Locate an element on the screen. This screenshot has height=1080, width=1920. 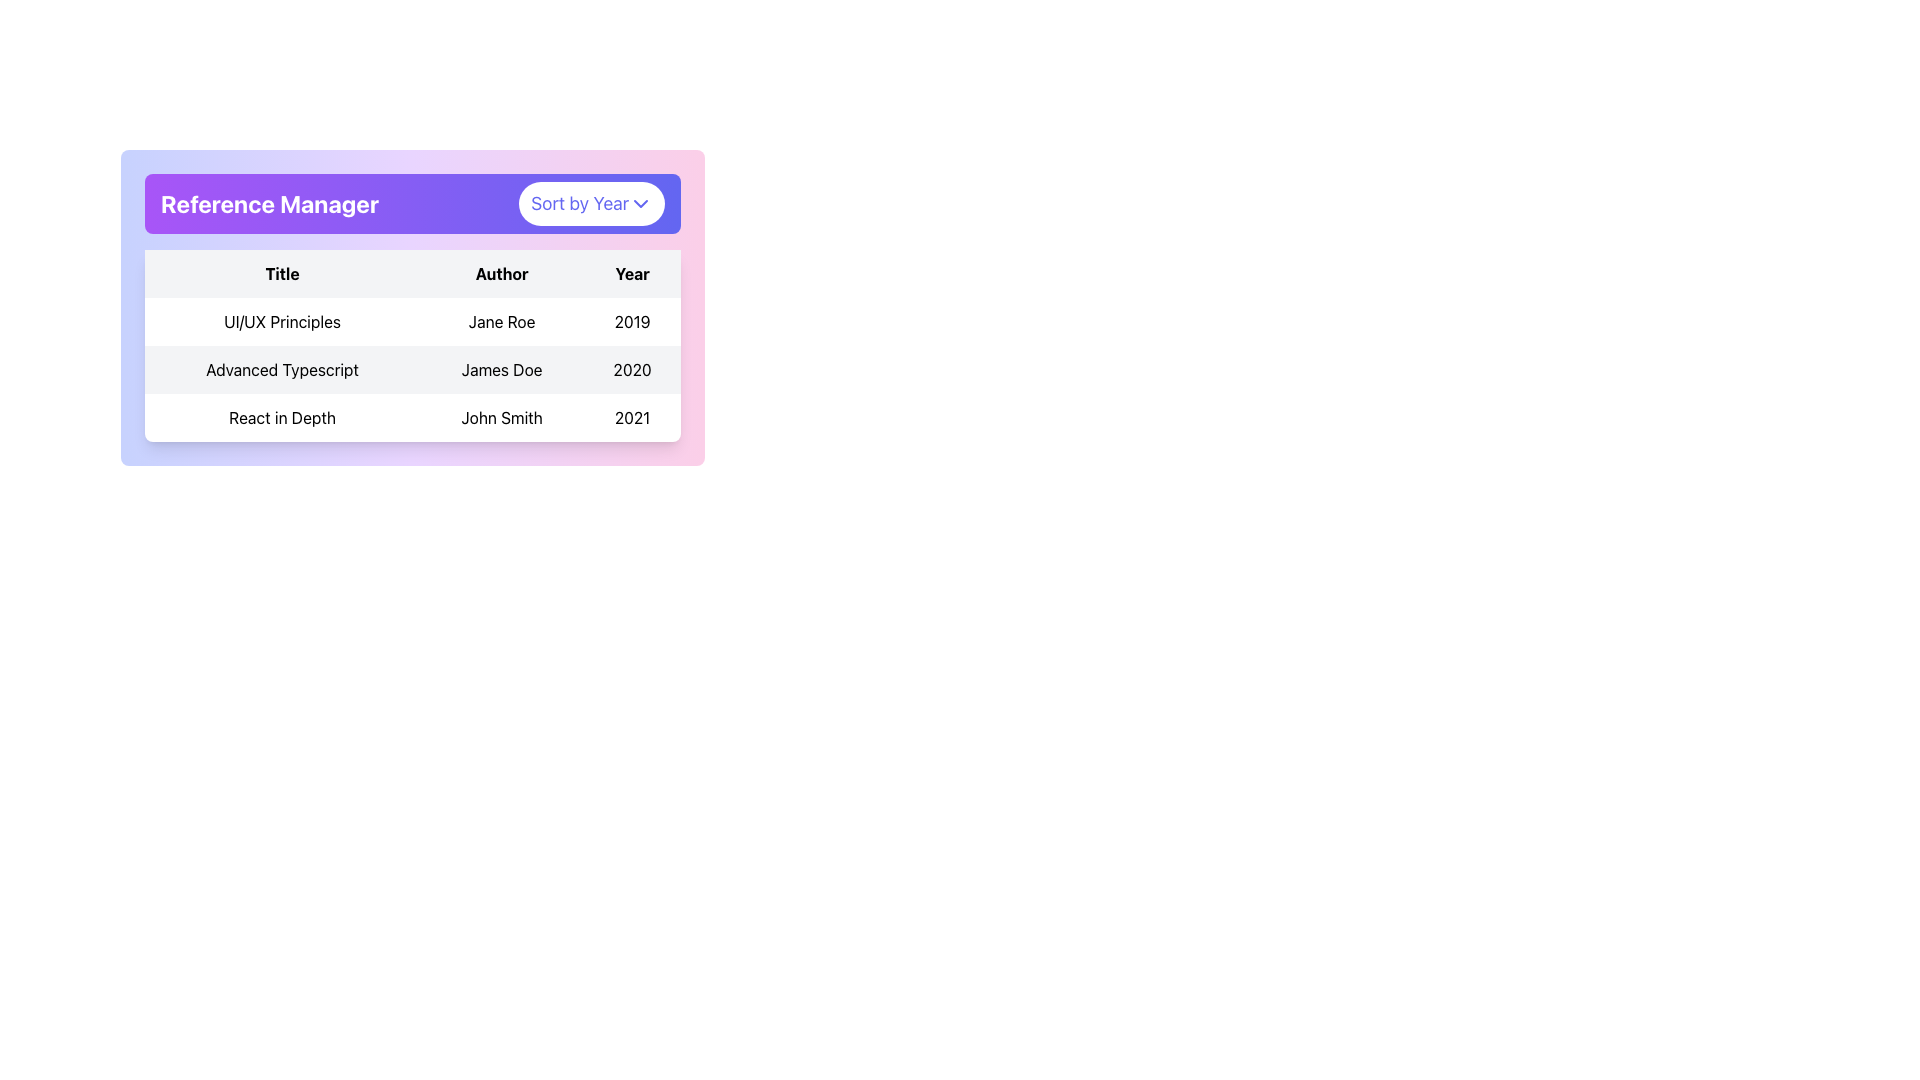
the Text Display element displaying '2021' in bold sans-serif font, located in the rightmost column under the 'Year' header, corresponding to the row for the book 'React in Depth' by 'John Smith' is located at coordinates (631, 416).